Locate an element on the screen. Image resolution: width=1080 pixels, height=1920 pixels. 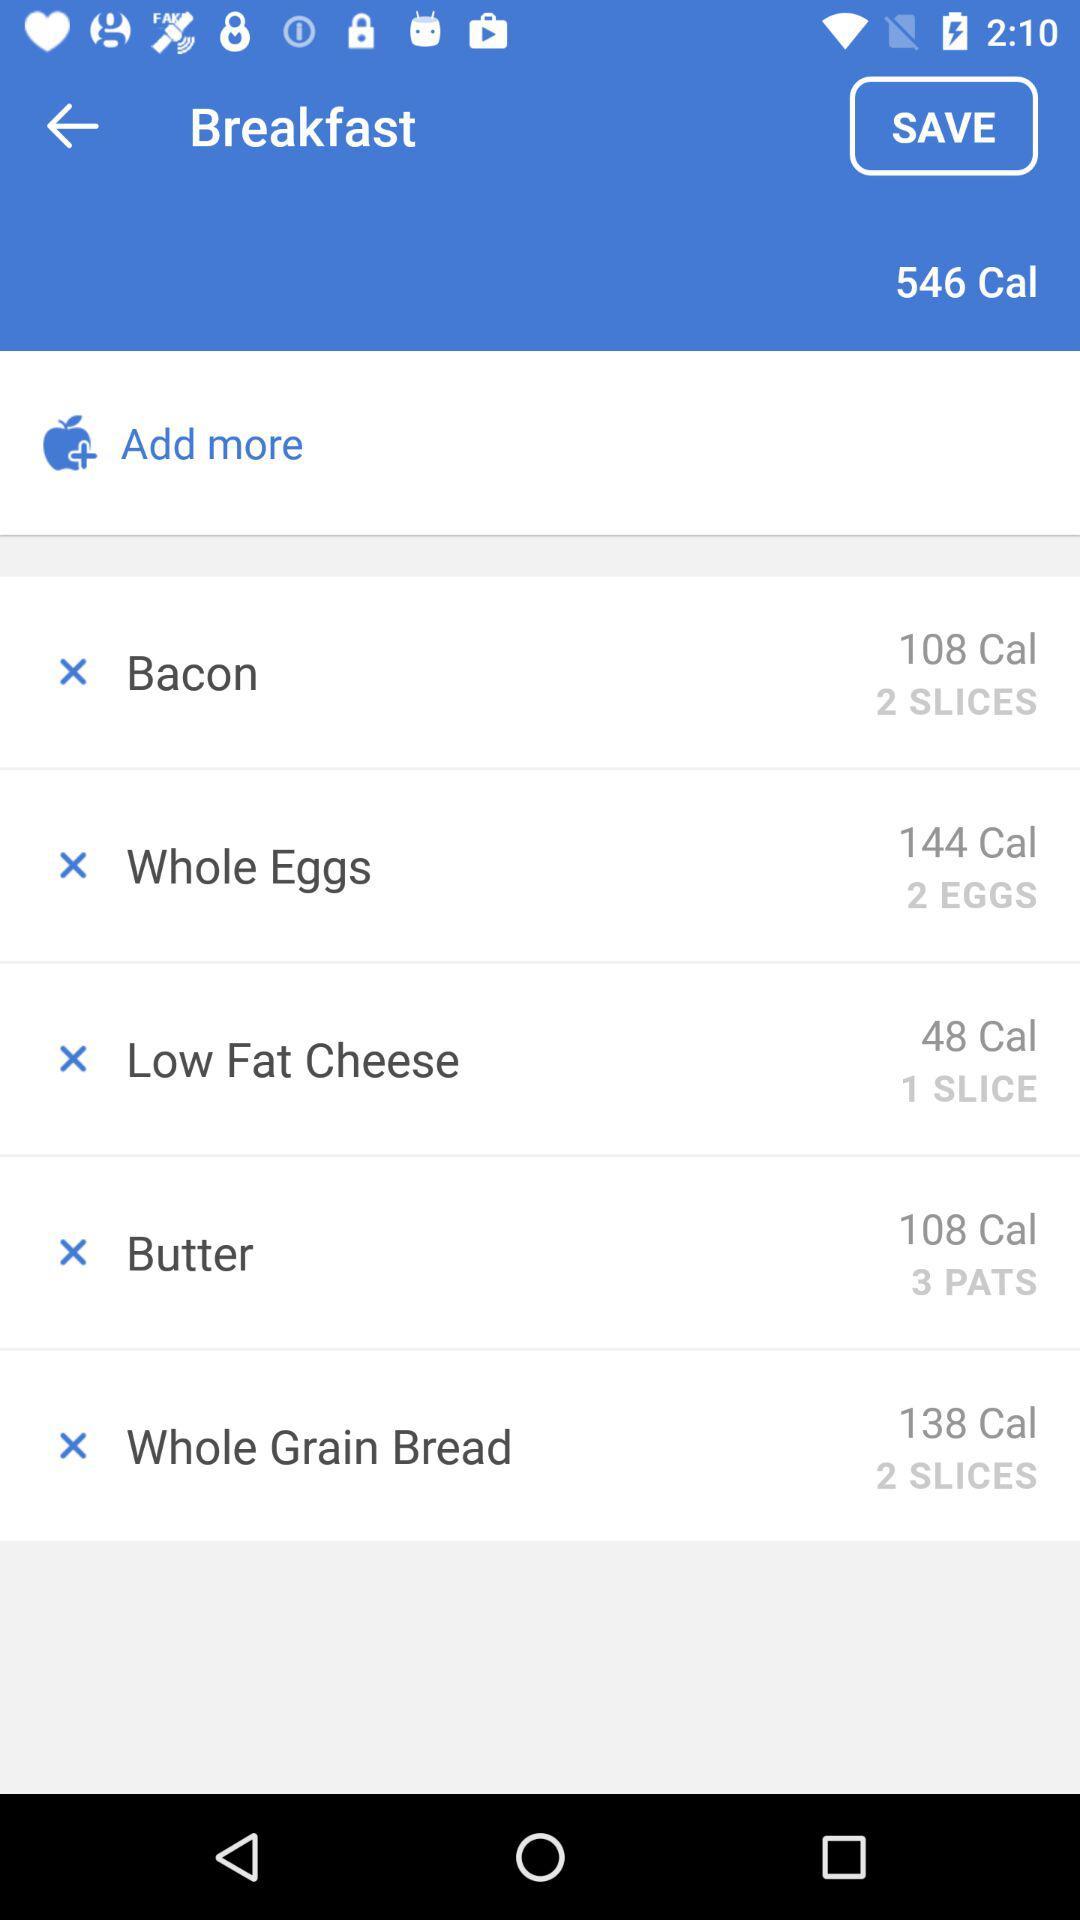
remove item is located at coordinates (61, 1251).